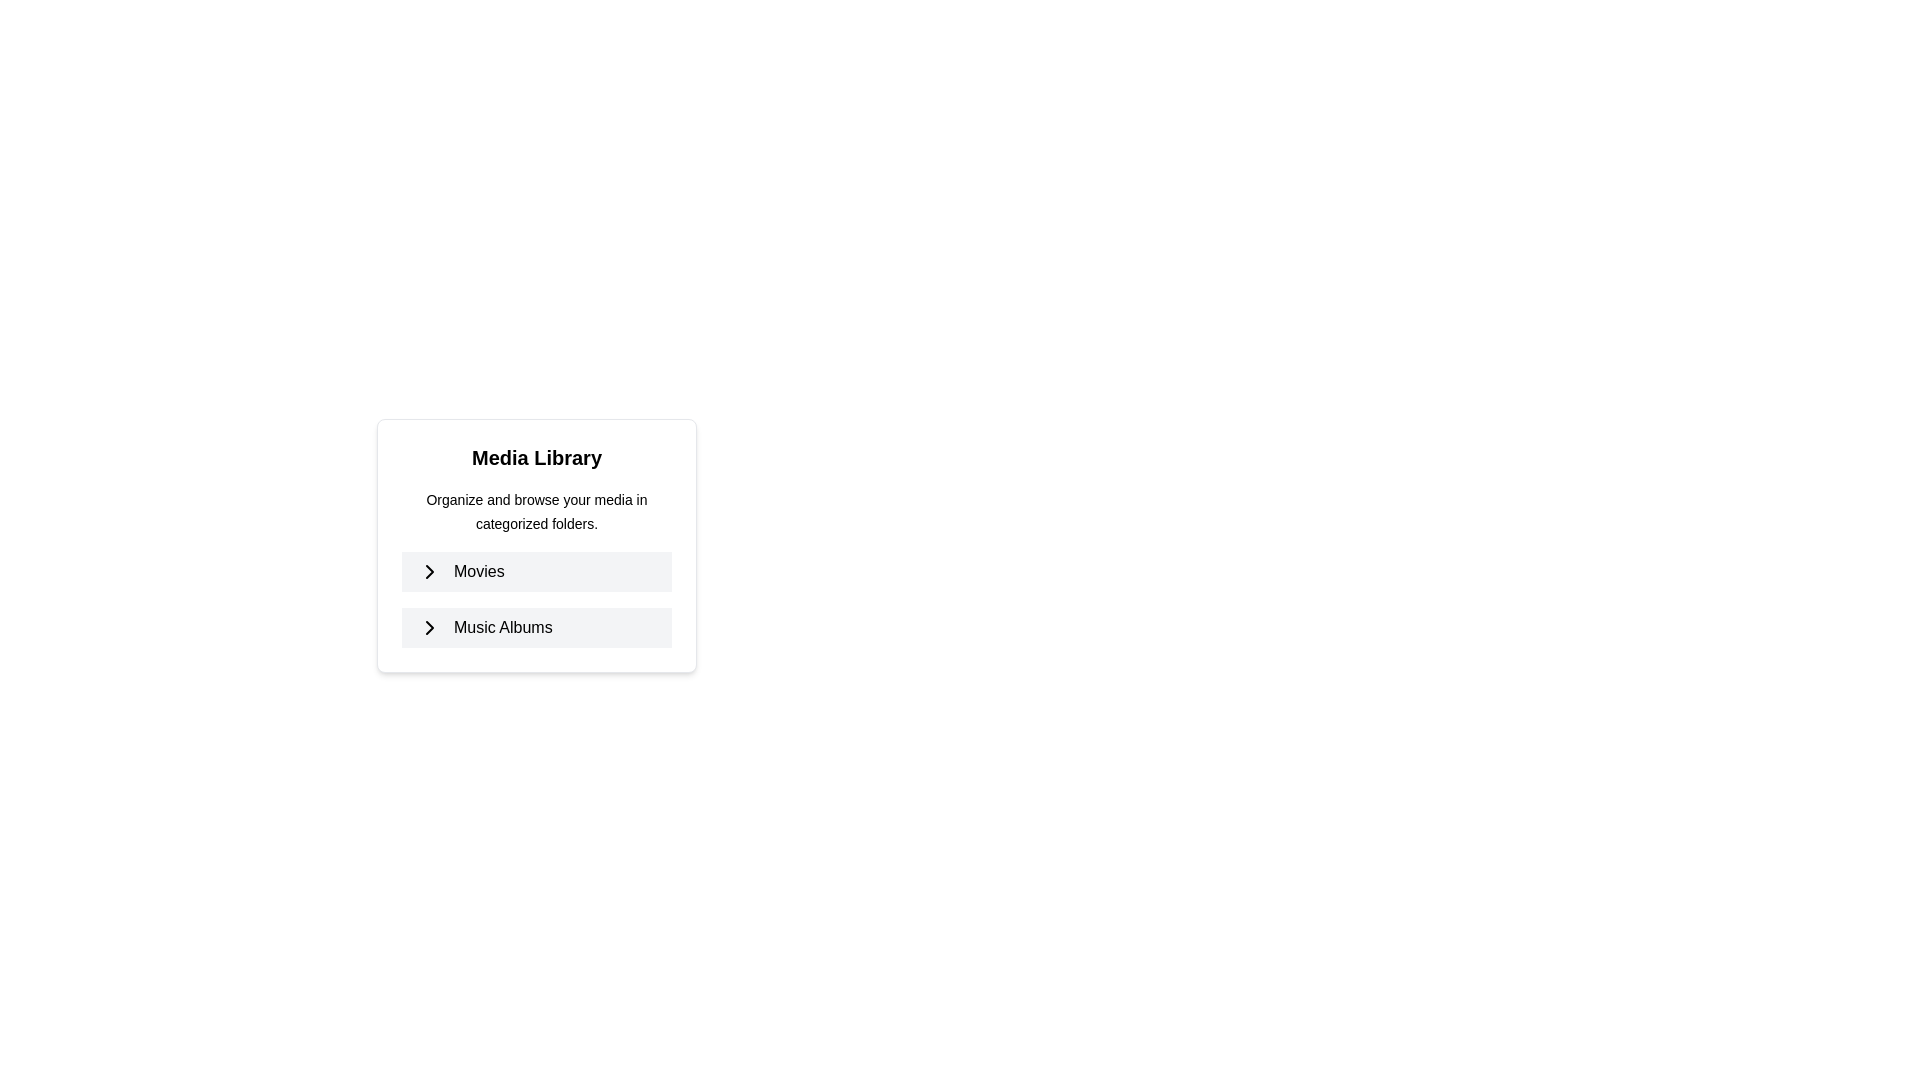  What do you see at coordinates (537, 546) in the screenshot?
I see `the titles in the 'Movies' or 'Music Albums' rows of the Media Library card element, which has a white background and shadowed borders` at bounding box center [537, 546].